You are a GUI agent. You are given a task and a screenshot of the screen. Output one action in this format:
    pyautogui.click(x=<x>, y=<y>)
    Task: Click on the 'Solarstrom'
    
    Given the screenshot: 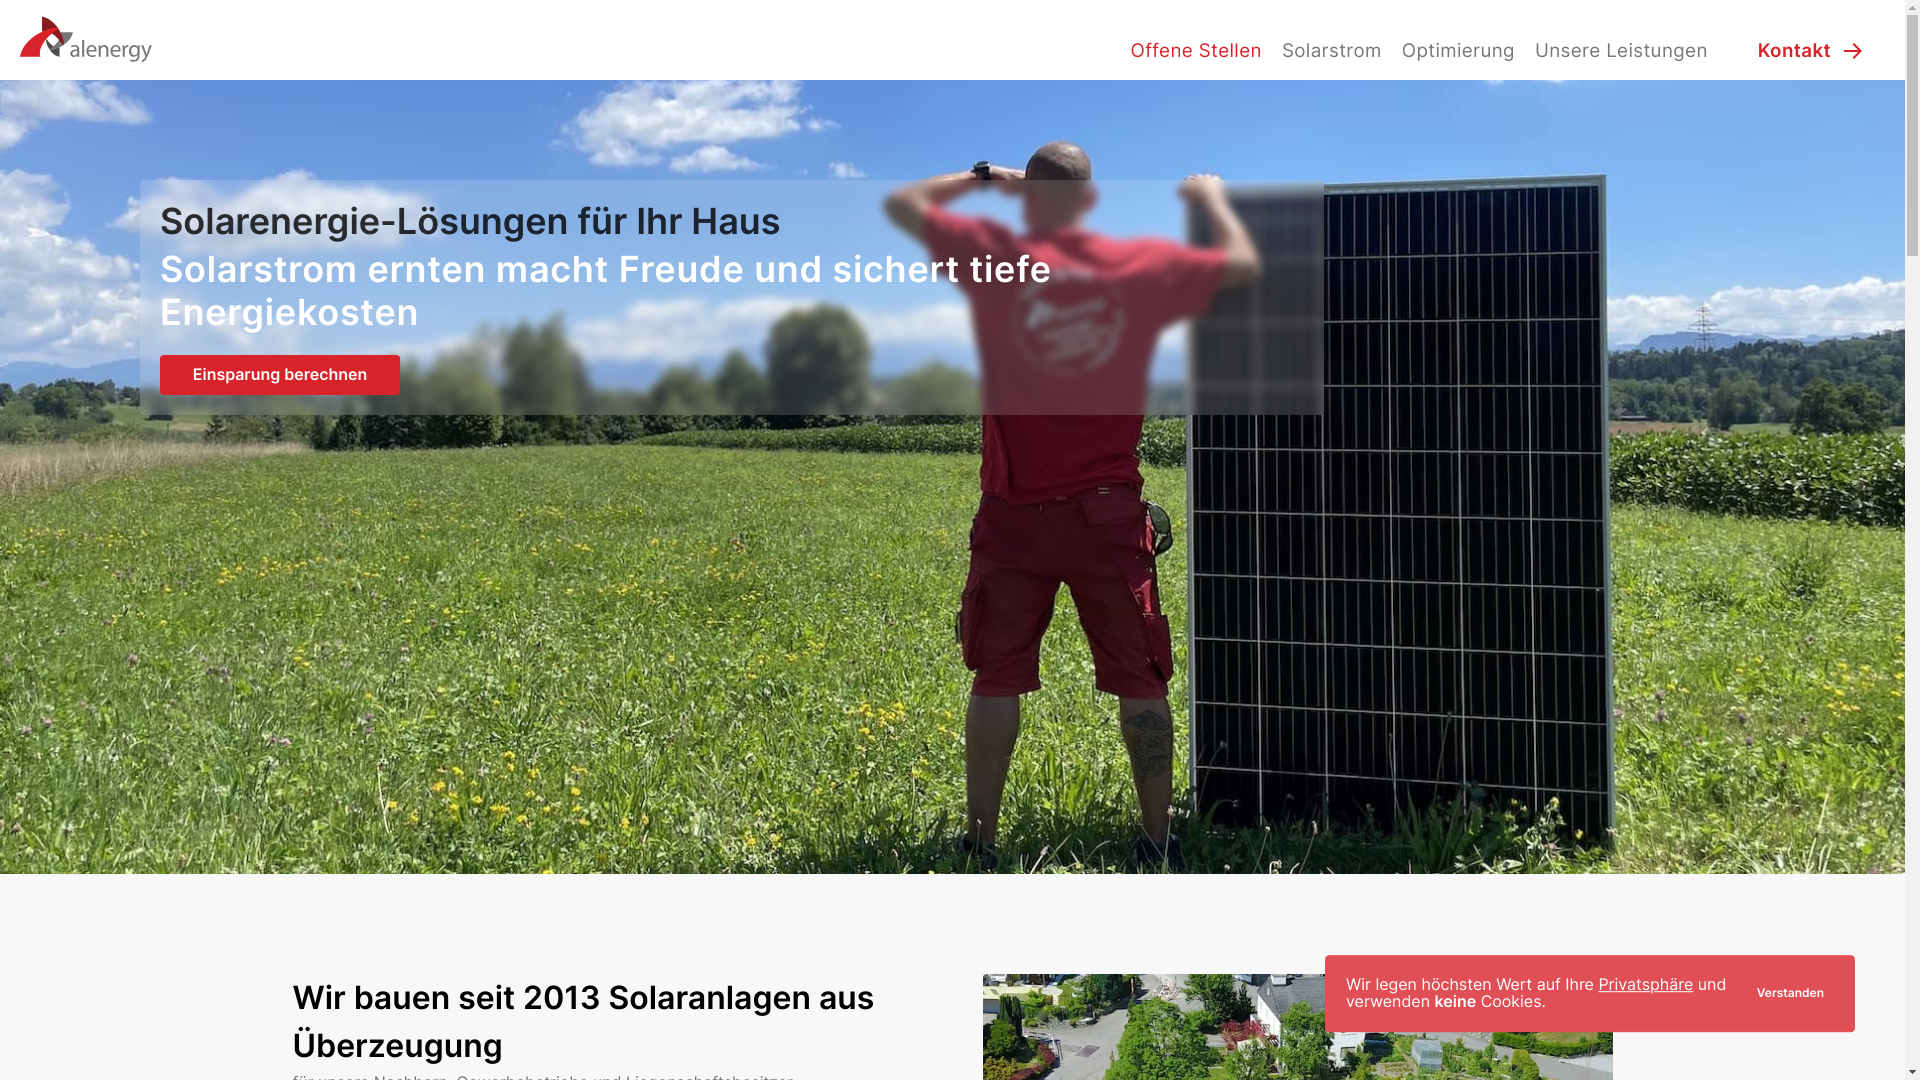 What is the action you would take?
    pyautogui.click(x=1271, y=49)
    